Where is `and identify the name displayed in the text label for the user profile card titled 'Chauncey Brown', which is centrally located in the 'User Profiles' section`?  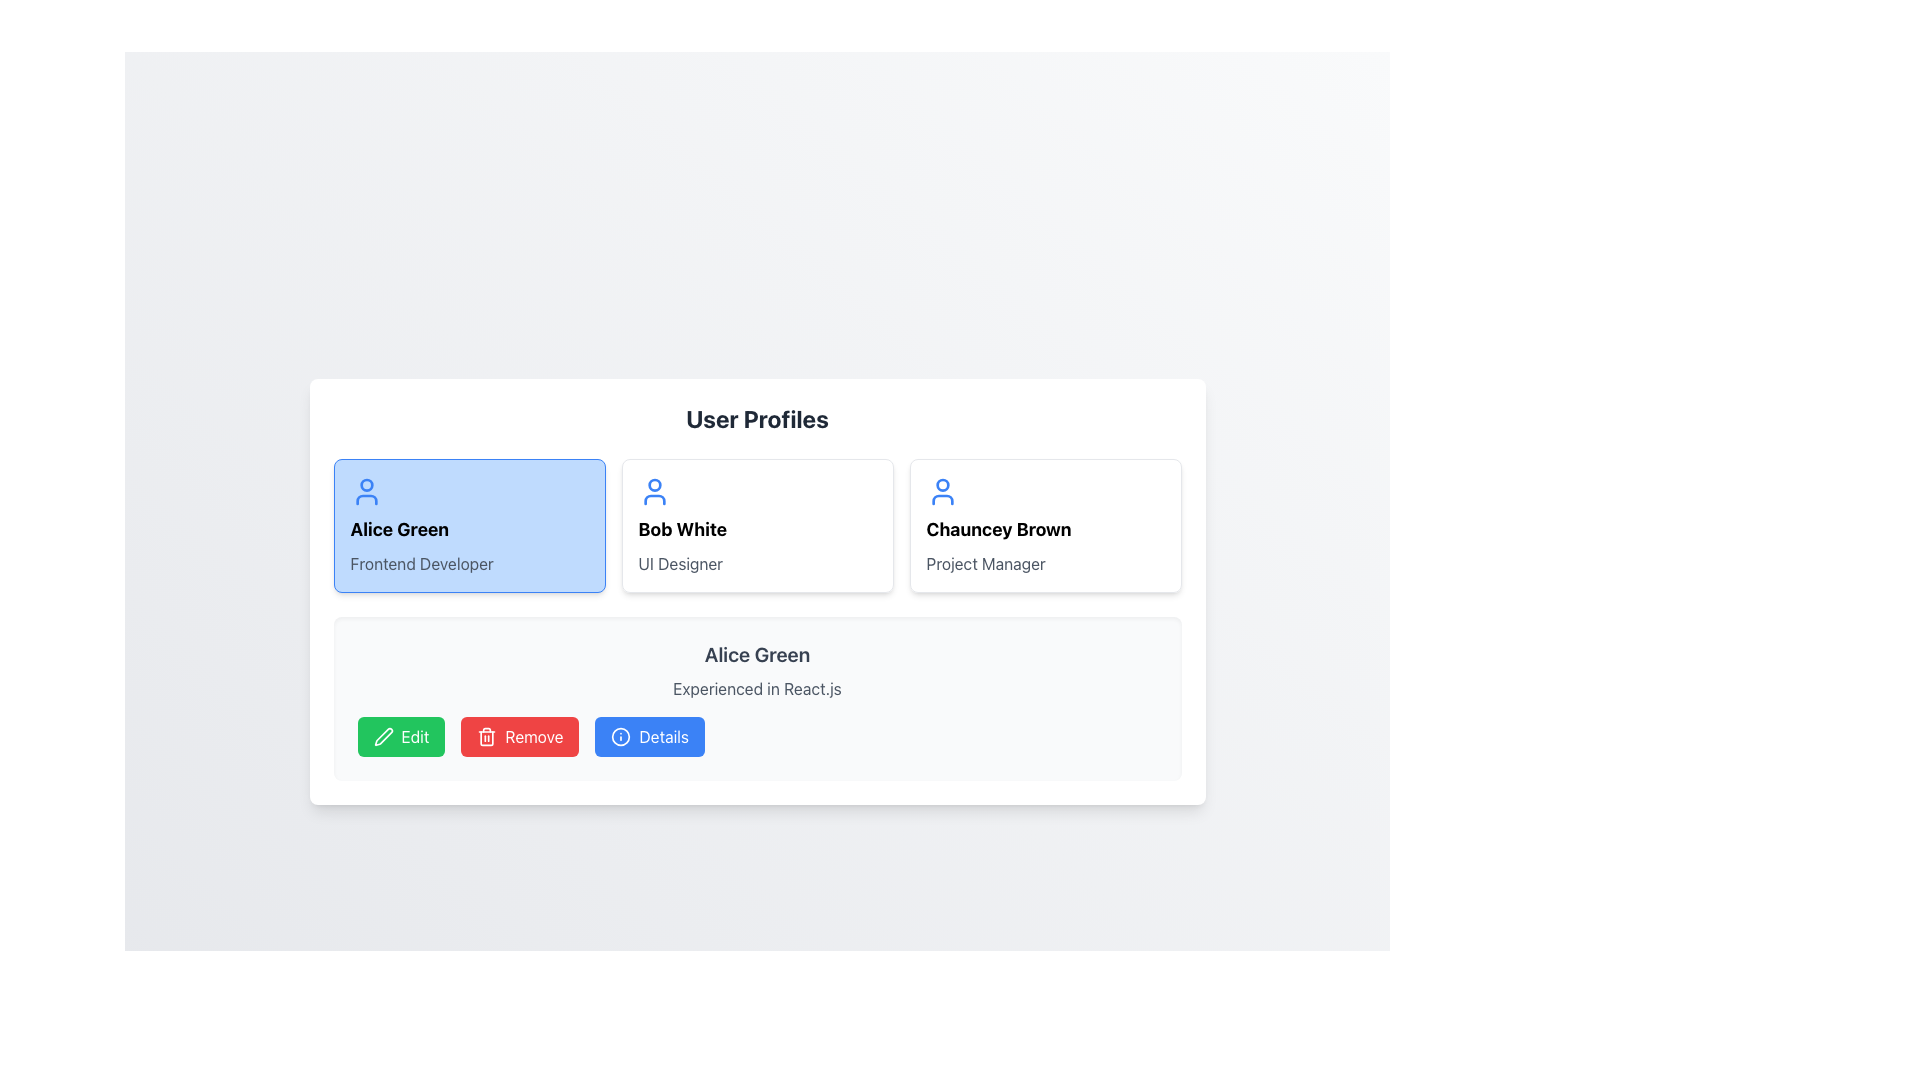
and identify the name displayed in the text label for the user profile card titled 'Chauncey Brown', which is centrally located in the 'User Profiles' section is located at coordinates (998, 528).